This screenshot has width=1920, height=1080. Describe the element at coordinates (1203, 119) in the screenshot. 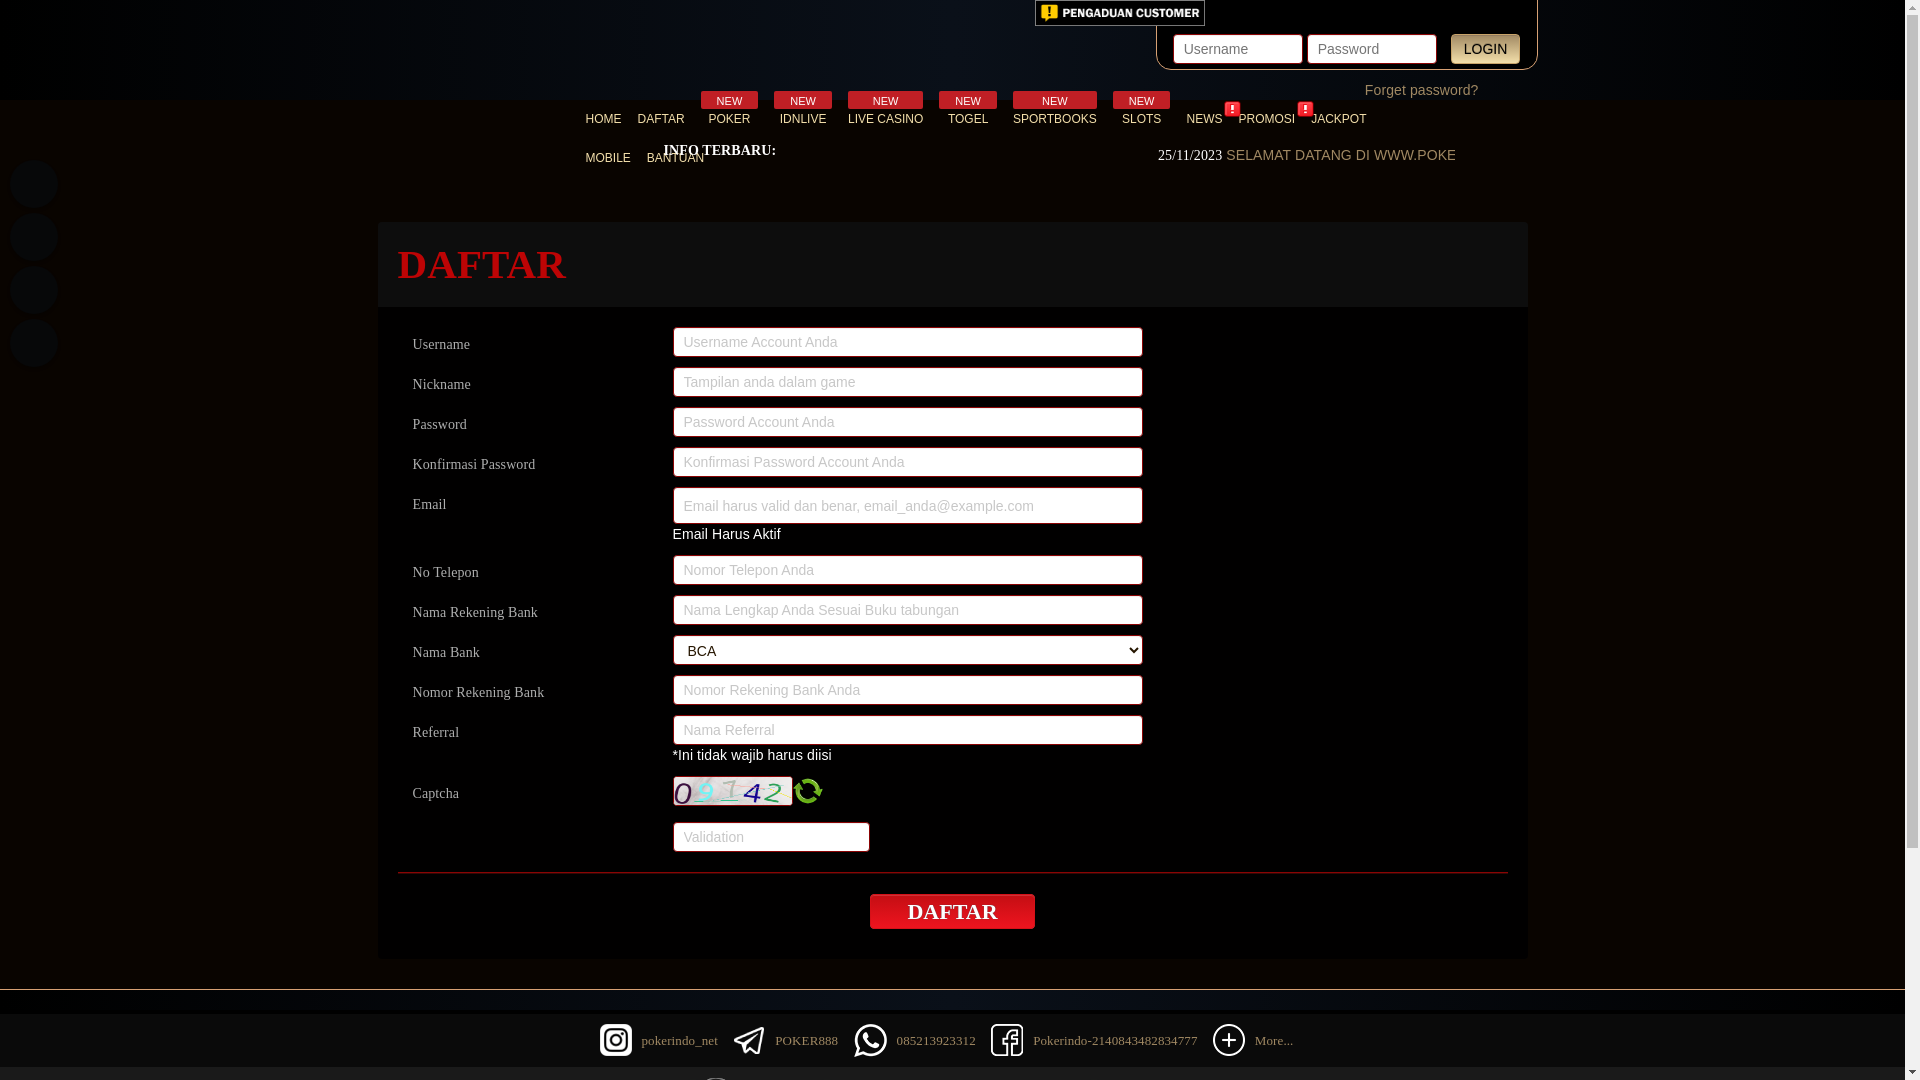

I see `'NEWS'` at that location.